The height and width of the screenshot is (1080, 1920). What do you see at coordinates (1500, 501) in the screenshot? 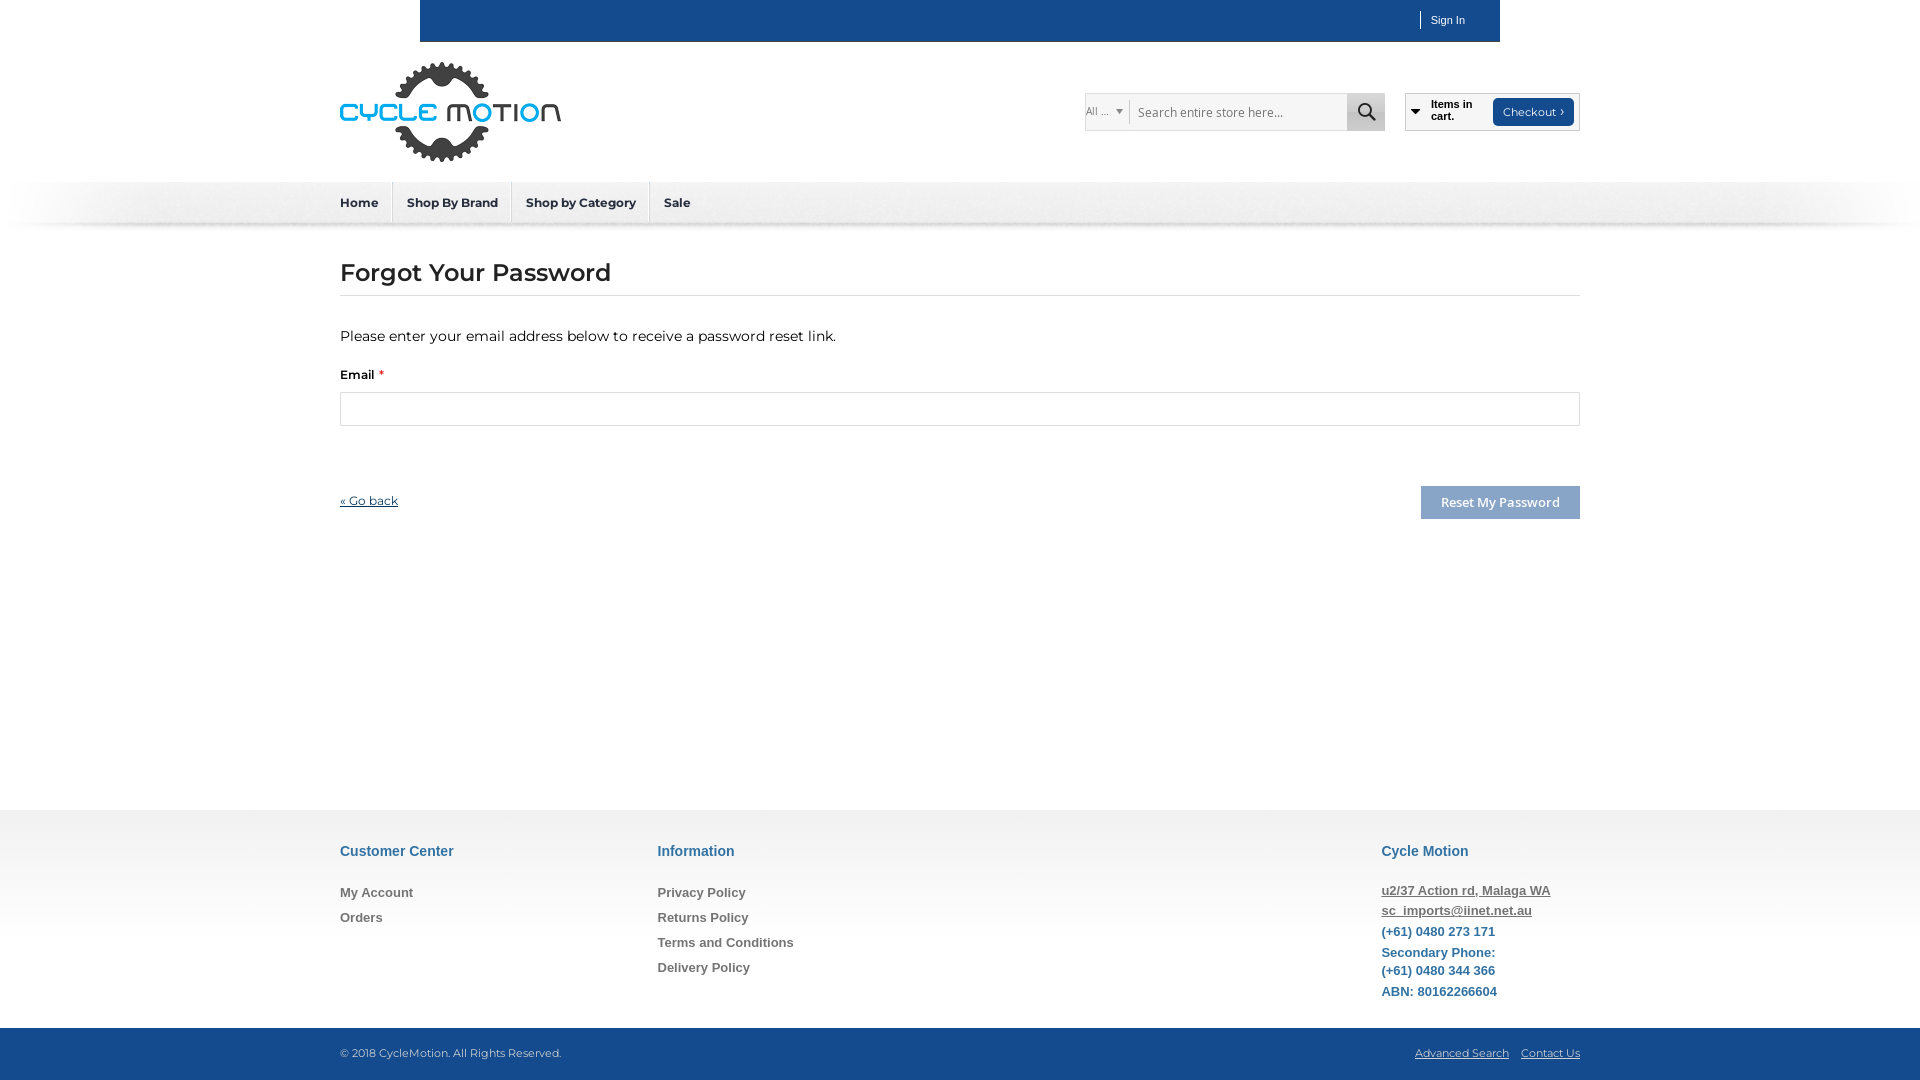
I see `'Reset My Password'` at bounding box center [1500, 501].